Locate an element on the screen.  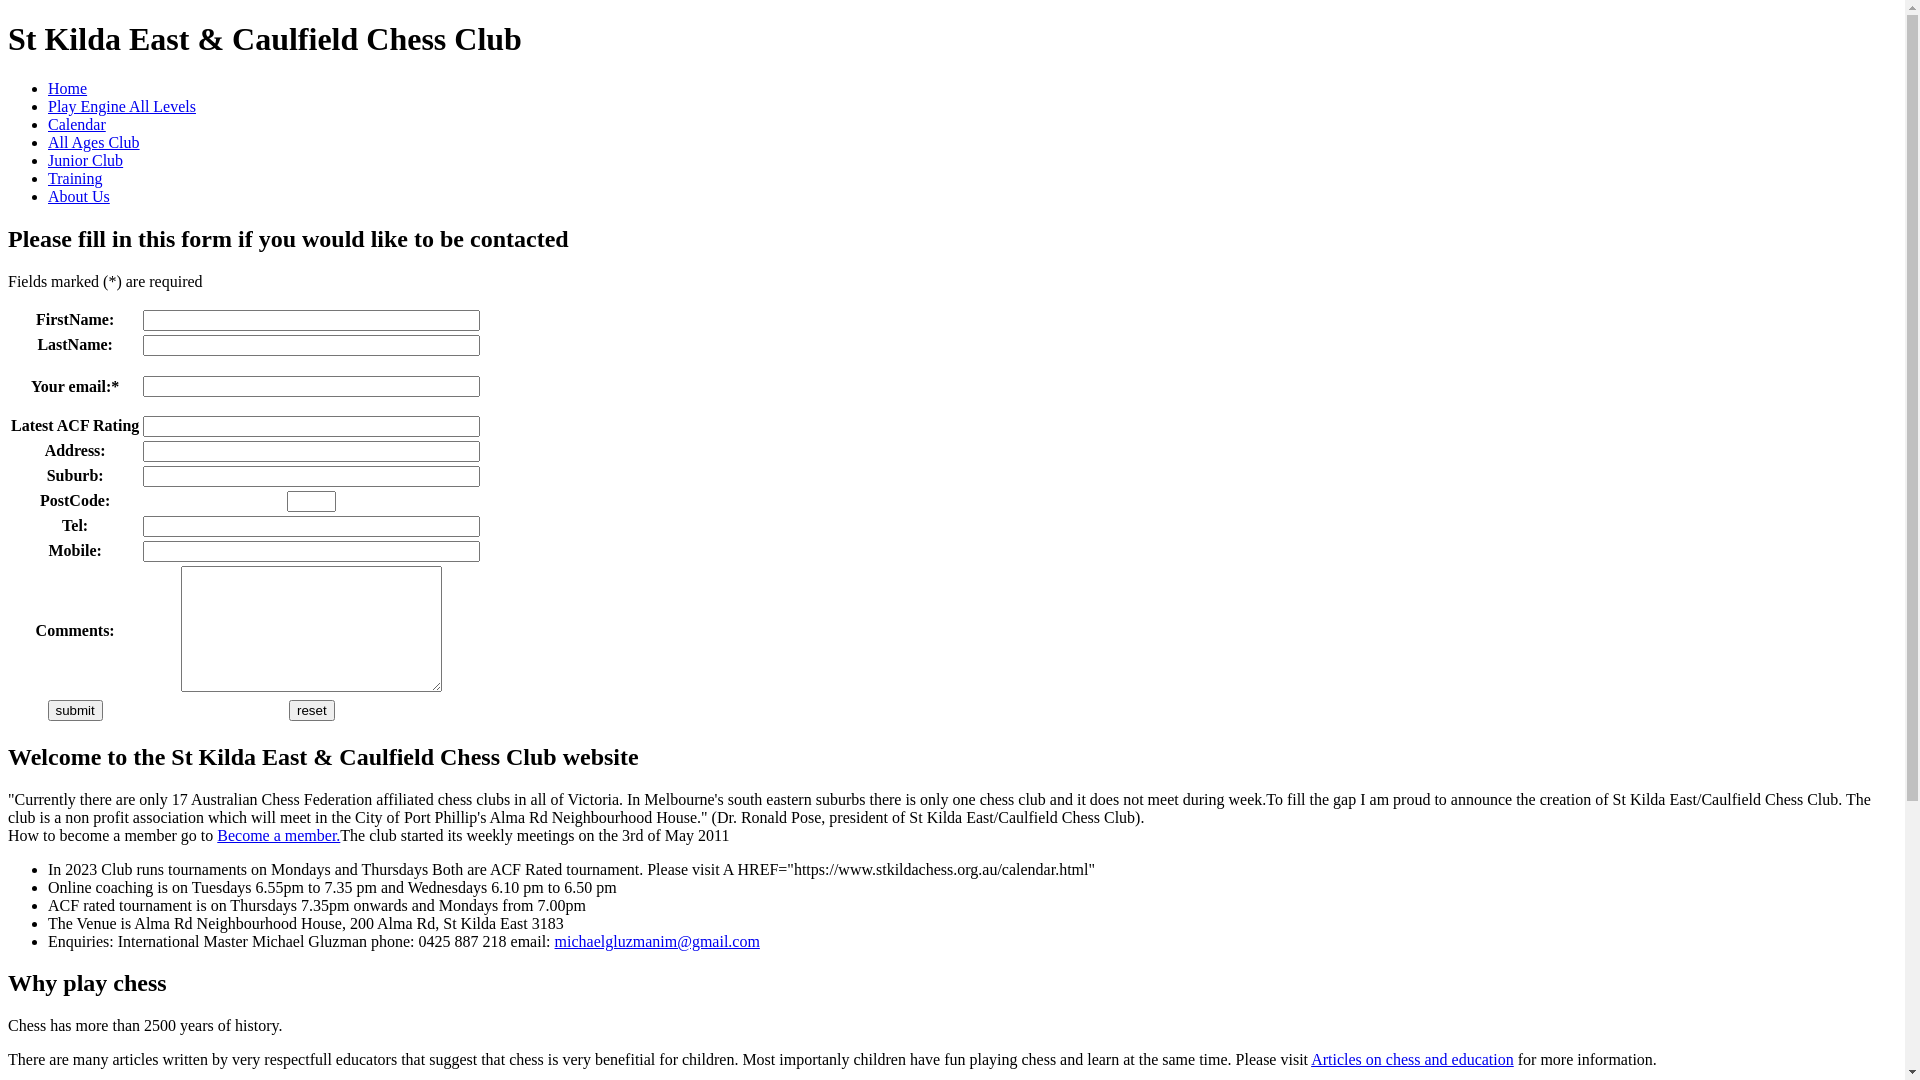
'Training' is located at coordinates (75, 177).